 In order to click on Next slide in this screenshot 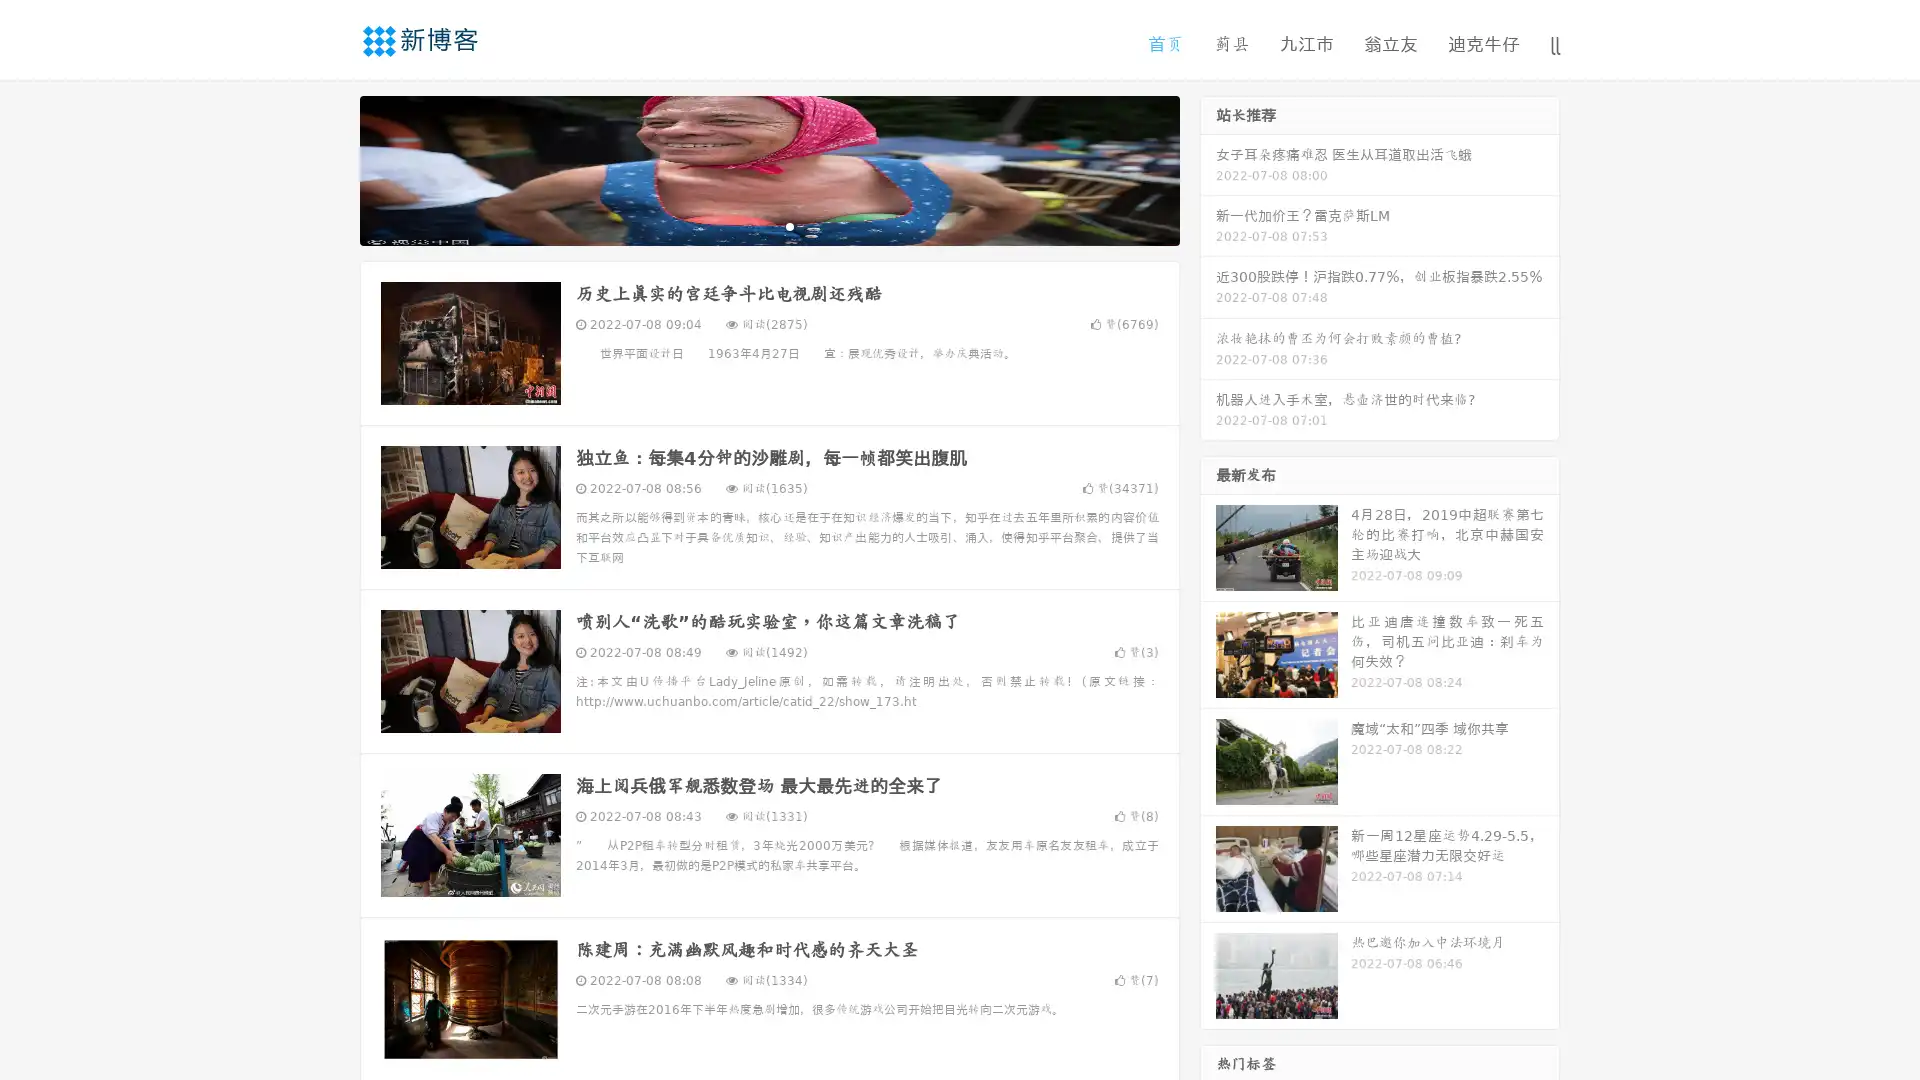, I will do `click(1208, 168)`.